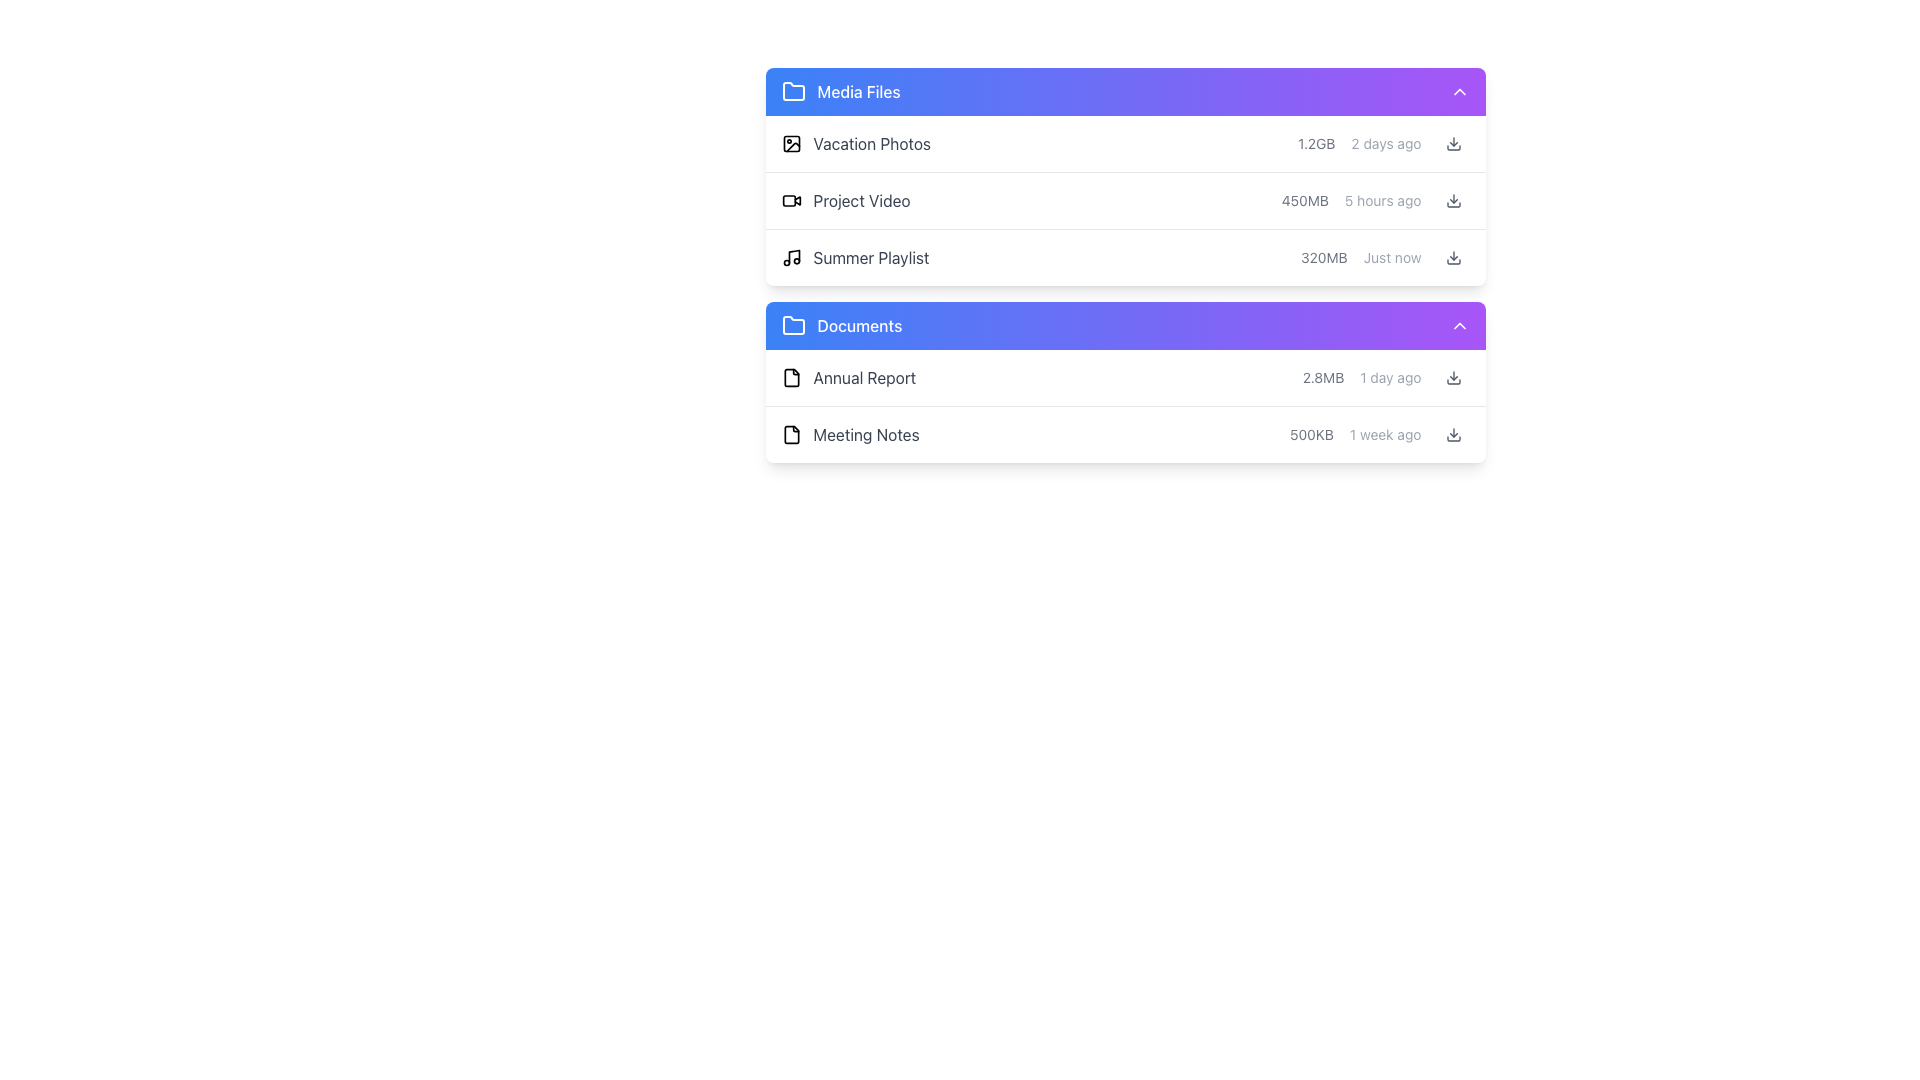 The width and height of the screenshot is (1920, 1080). Describe the element at coordinates (859, 92) in the screenshot. I see `the 'Media Files' static text element, which is styled in white text on a blue-purple gradient background, positioned to the right of an SVG folder icon` at that location.